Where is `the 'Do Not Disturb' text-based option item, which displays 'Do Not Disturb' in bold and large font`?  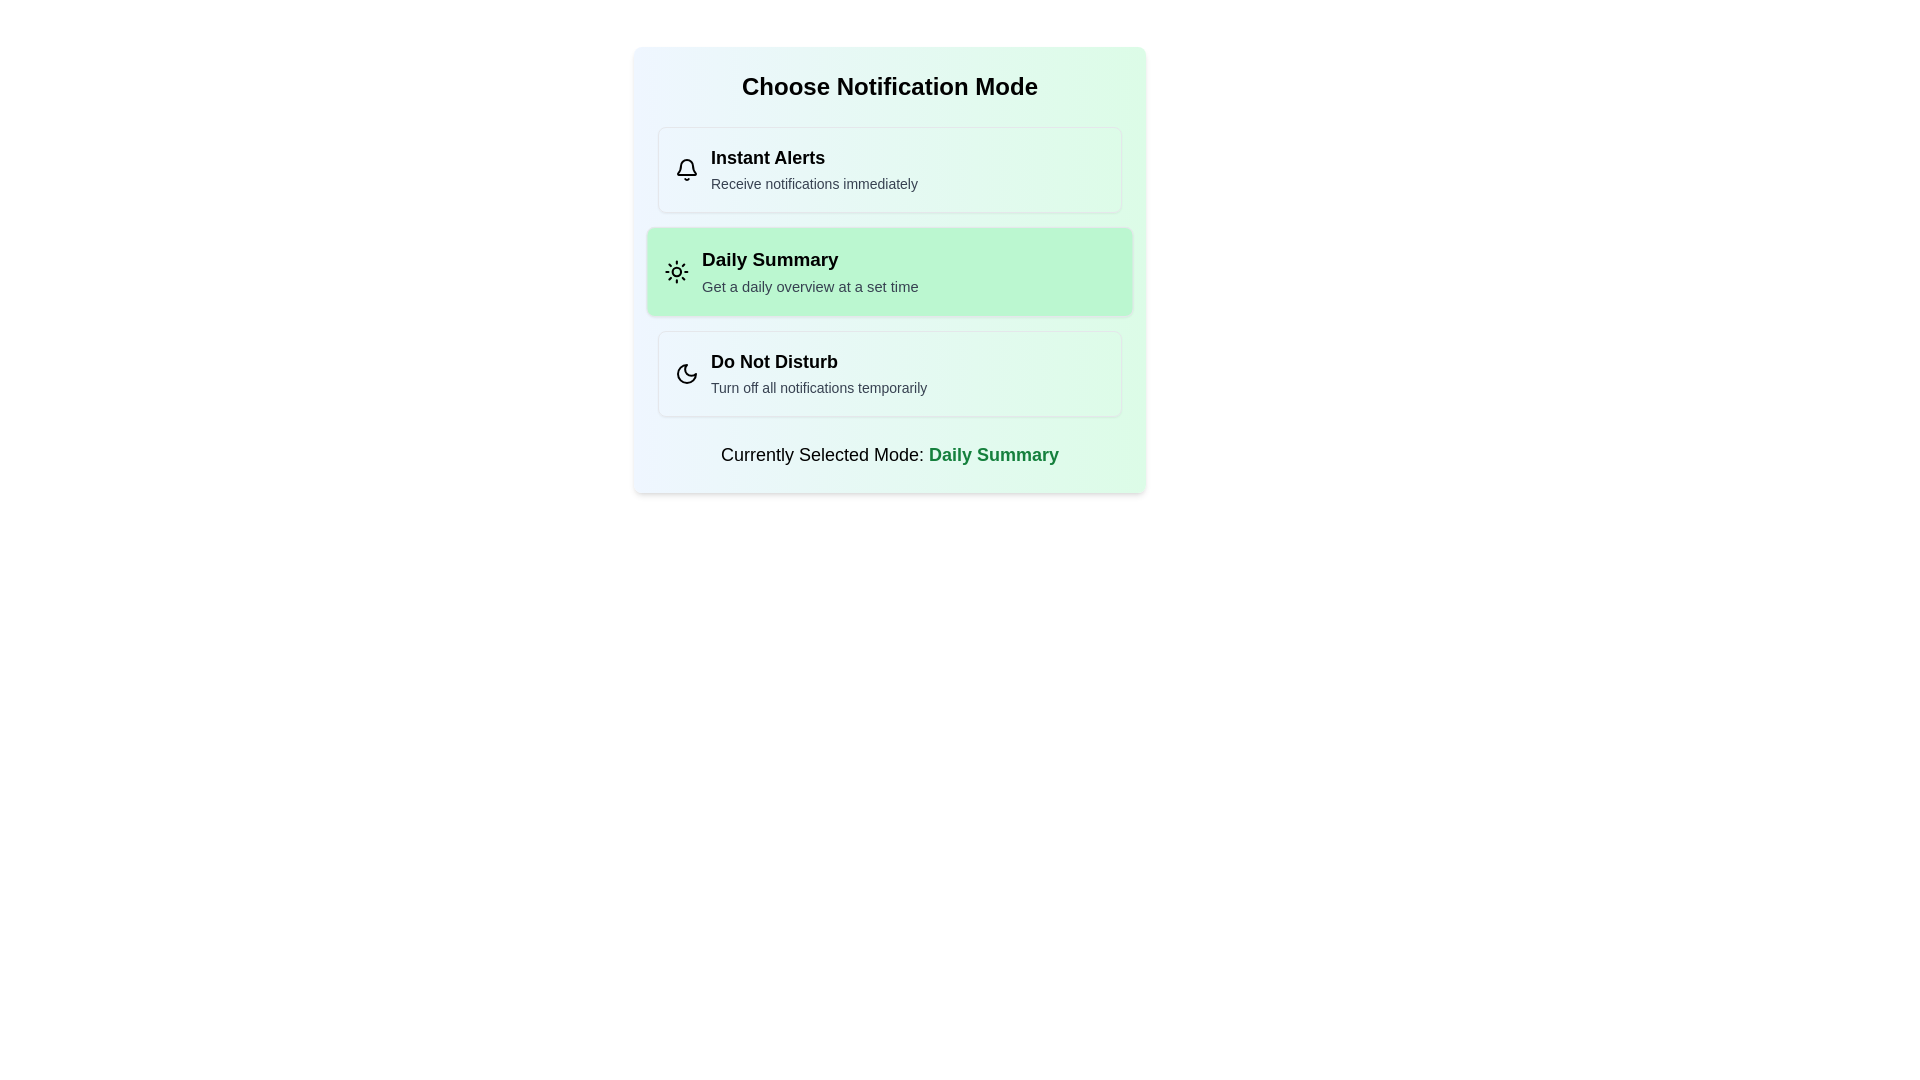 the 'Do Not Disturb' text-based option item, which displays 'Do Not Disturb' in bold and large font is located at coordinates (819, 374).